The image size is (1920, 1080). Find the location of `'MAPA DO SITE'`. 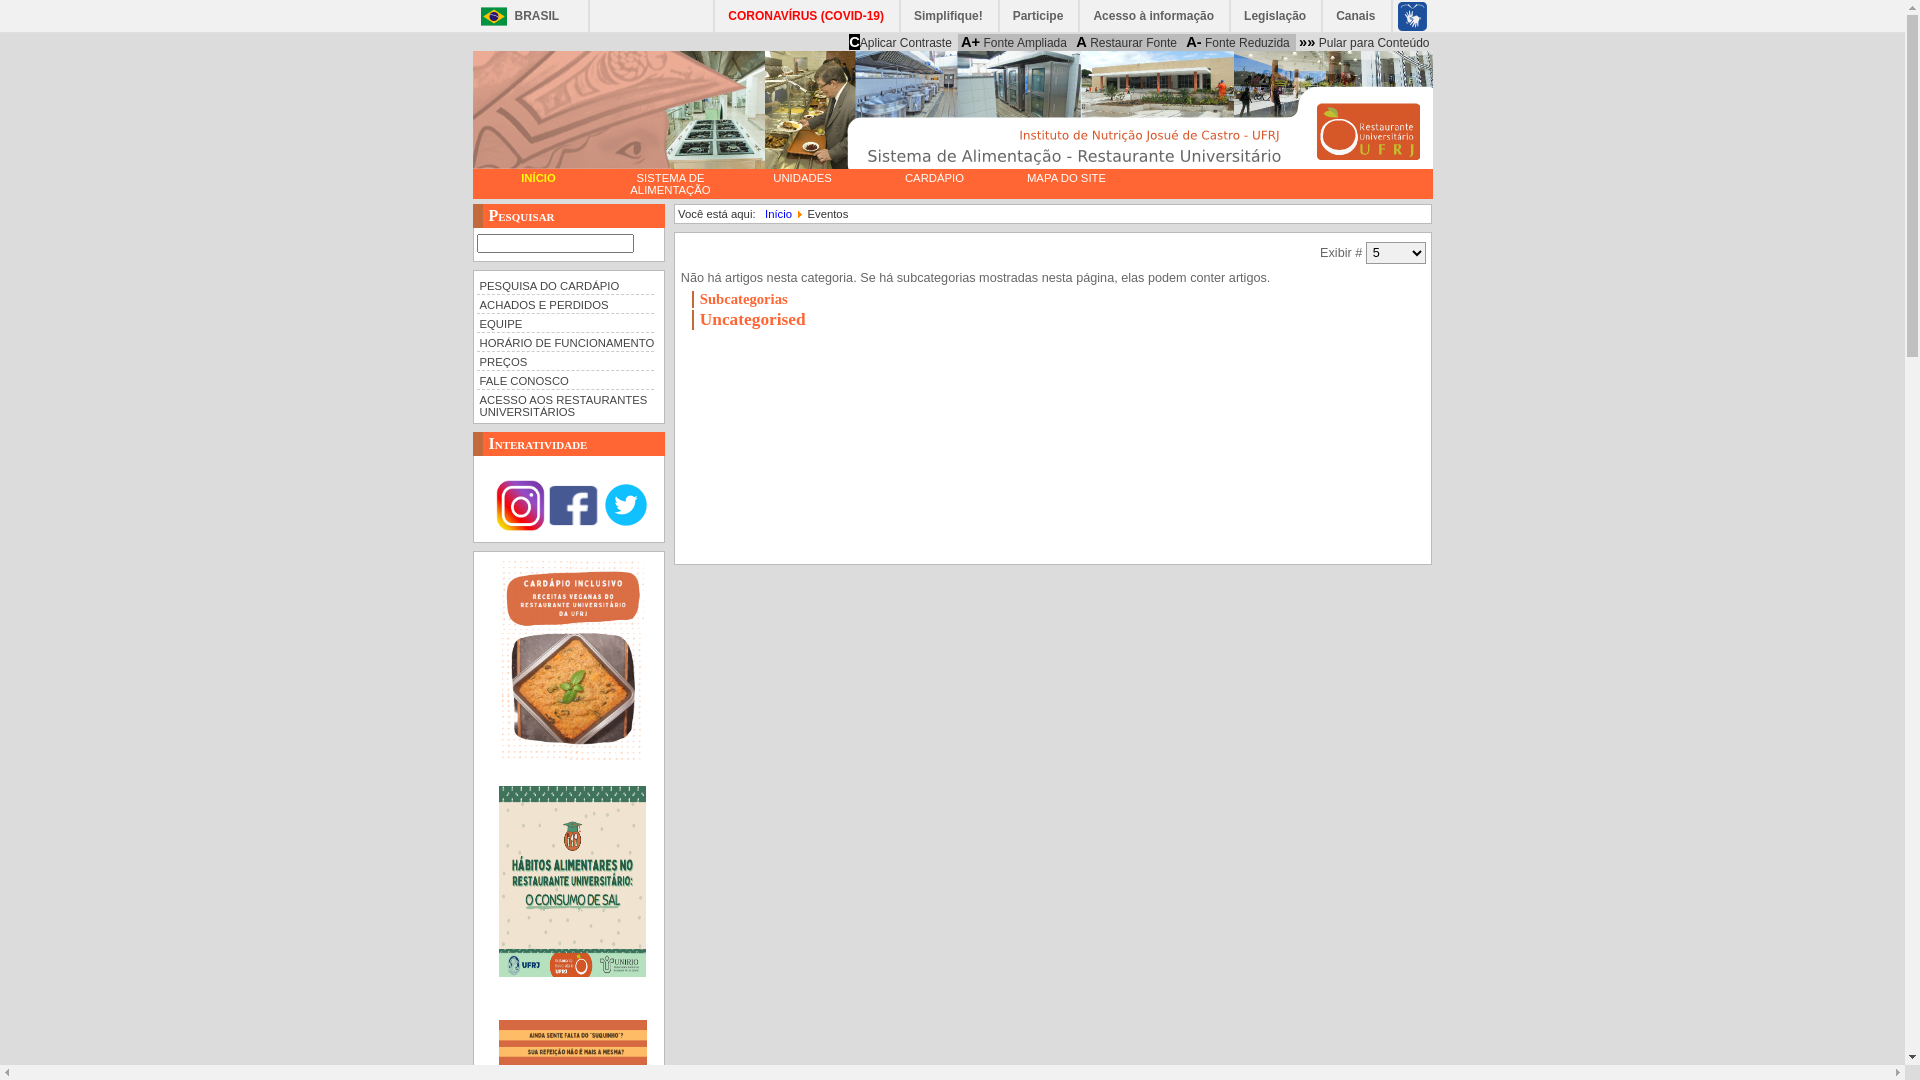

'MAPA DO SITE' is located at coordinates (1064, 176).